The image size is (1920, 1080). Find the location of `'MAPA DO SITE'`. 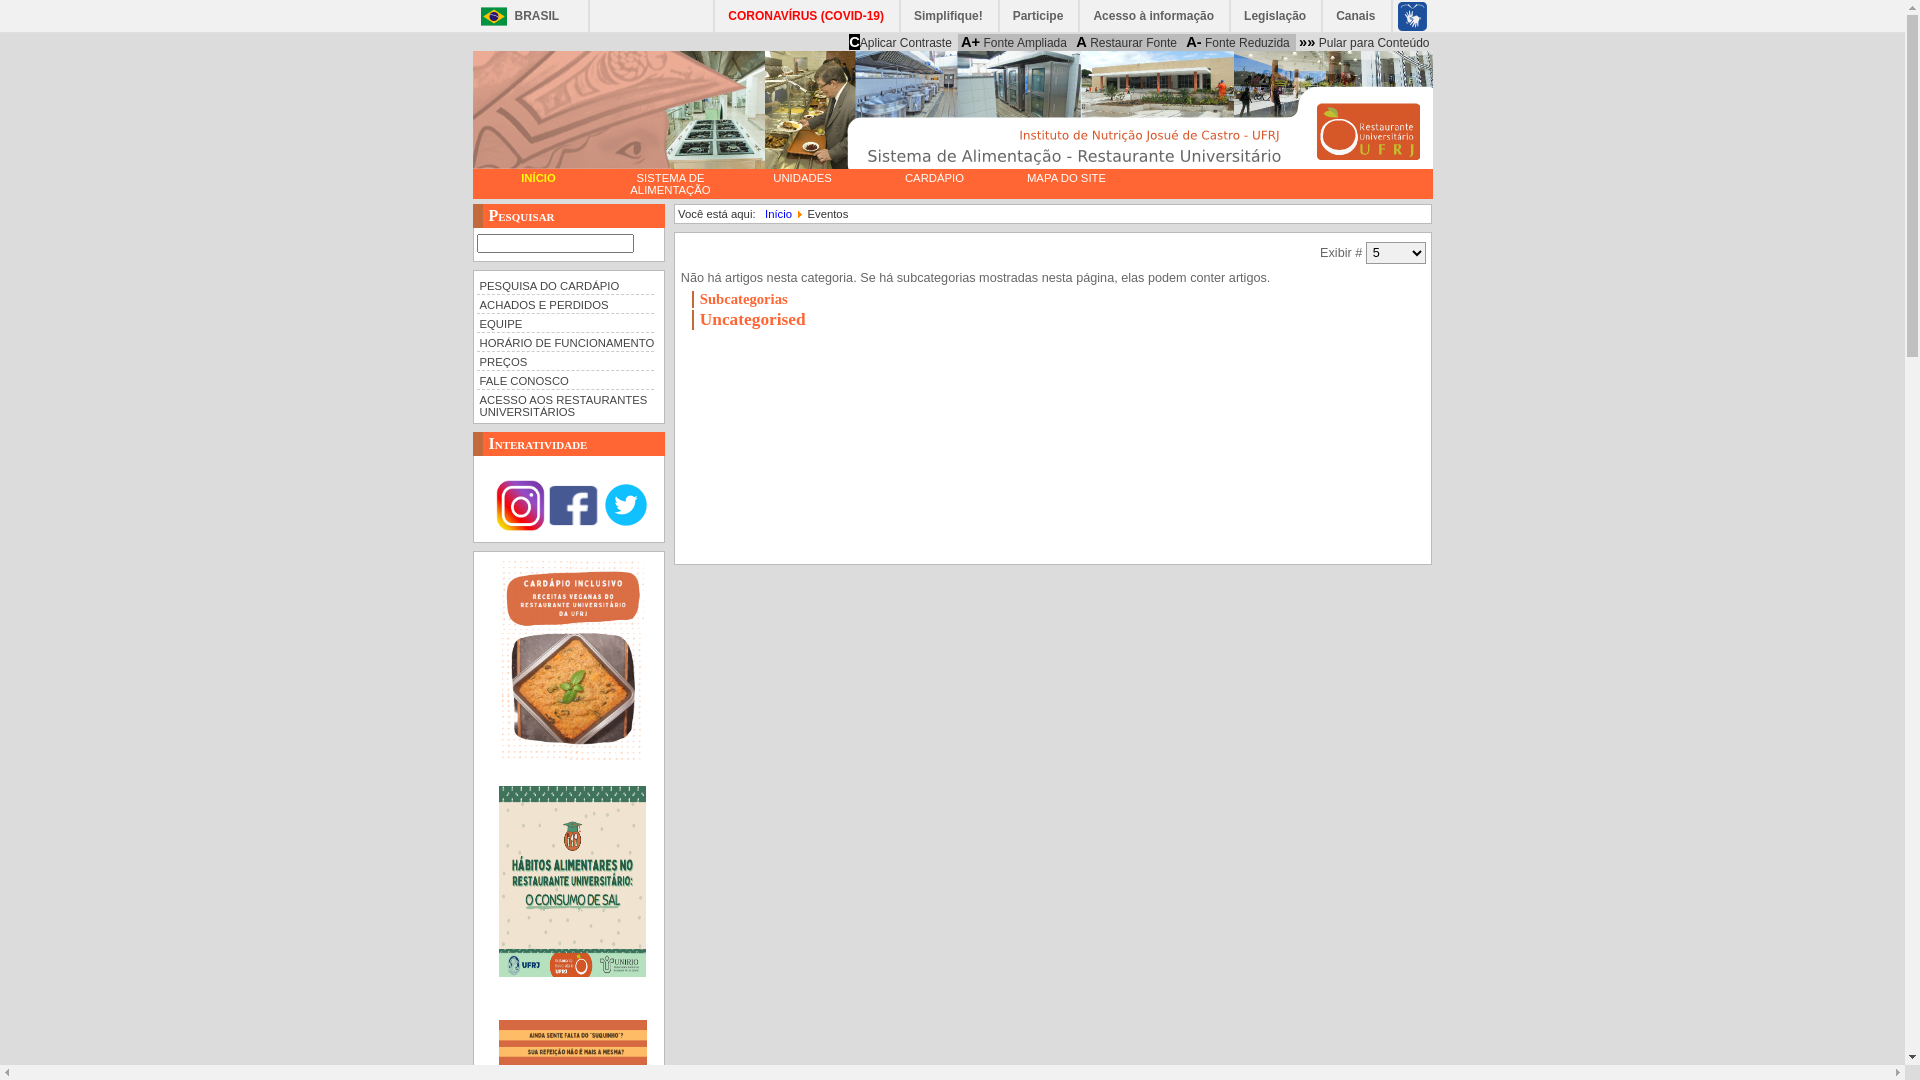

'MAPA DO SITE' is located at coordinates (1064, 176).